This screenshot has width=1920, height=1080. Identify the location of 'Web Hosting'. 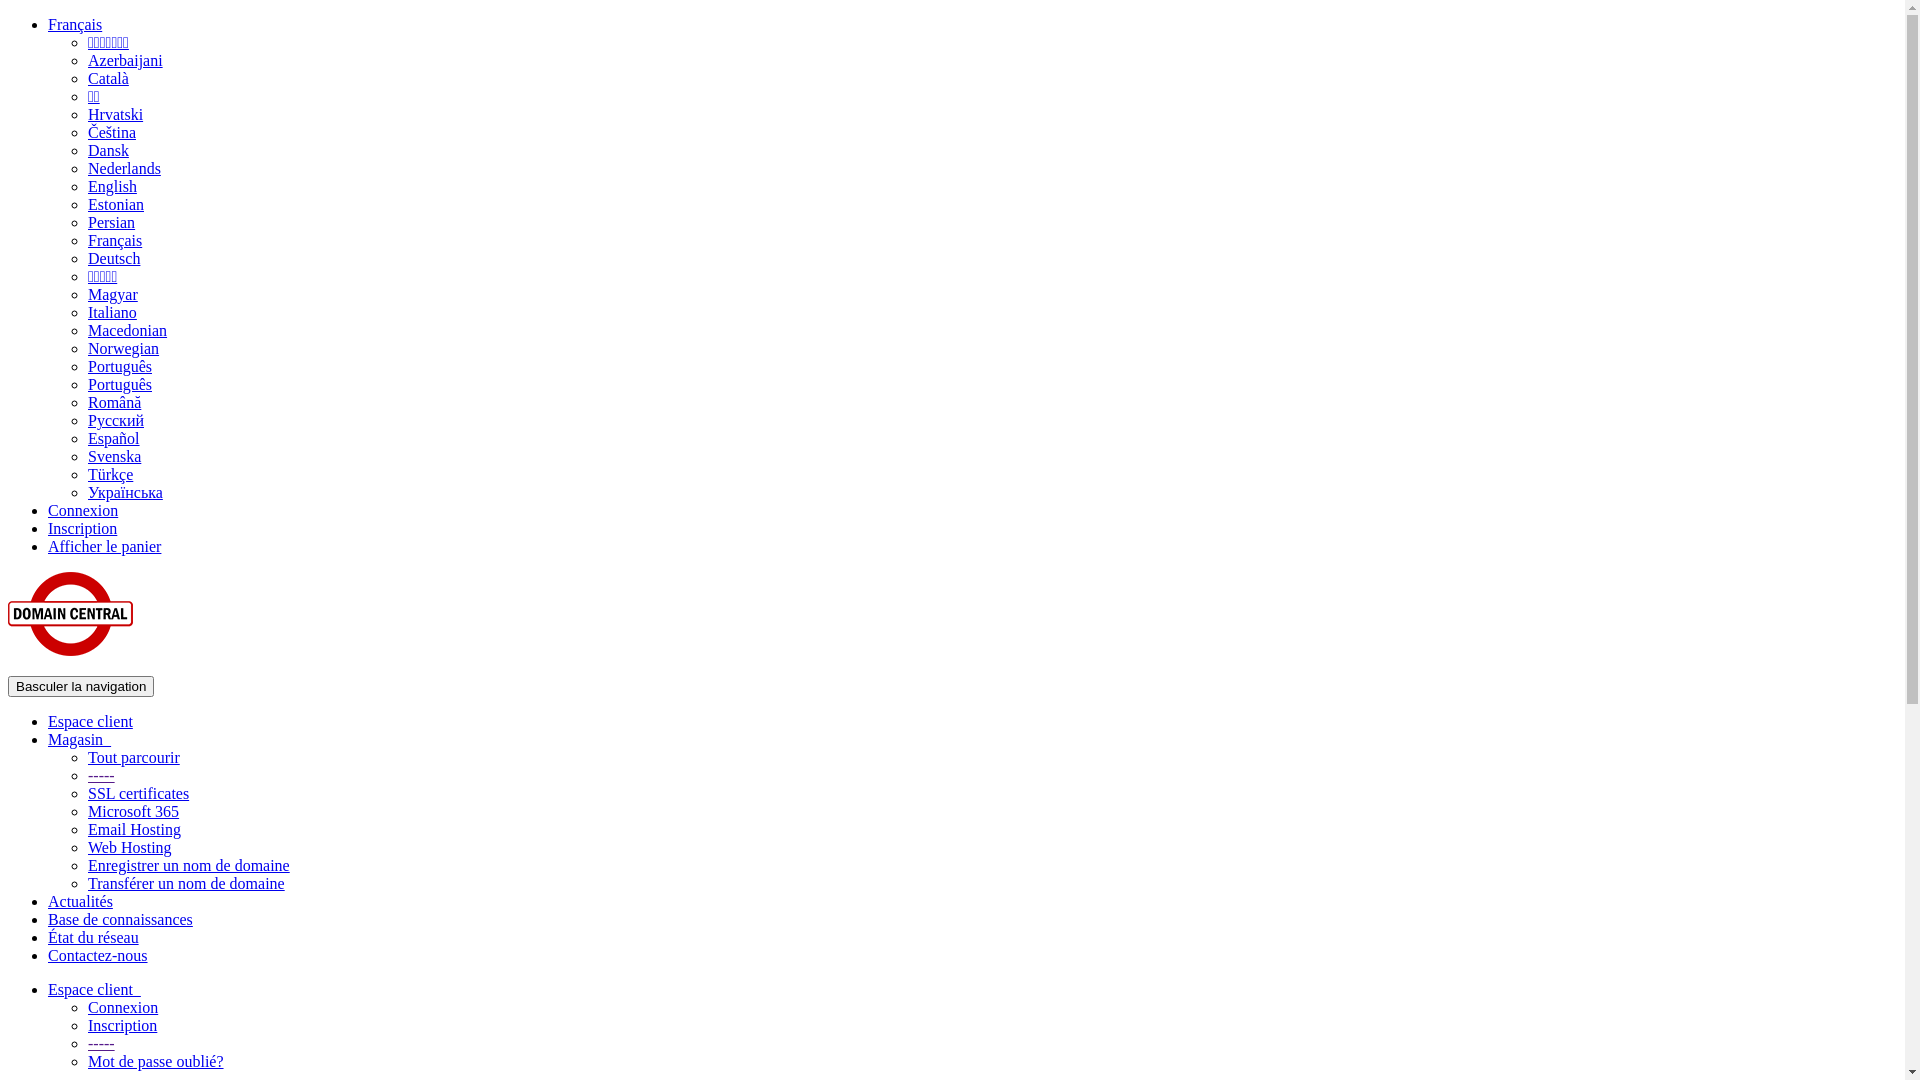
(128, 847).